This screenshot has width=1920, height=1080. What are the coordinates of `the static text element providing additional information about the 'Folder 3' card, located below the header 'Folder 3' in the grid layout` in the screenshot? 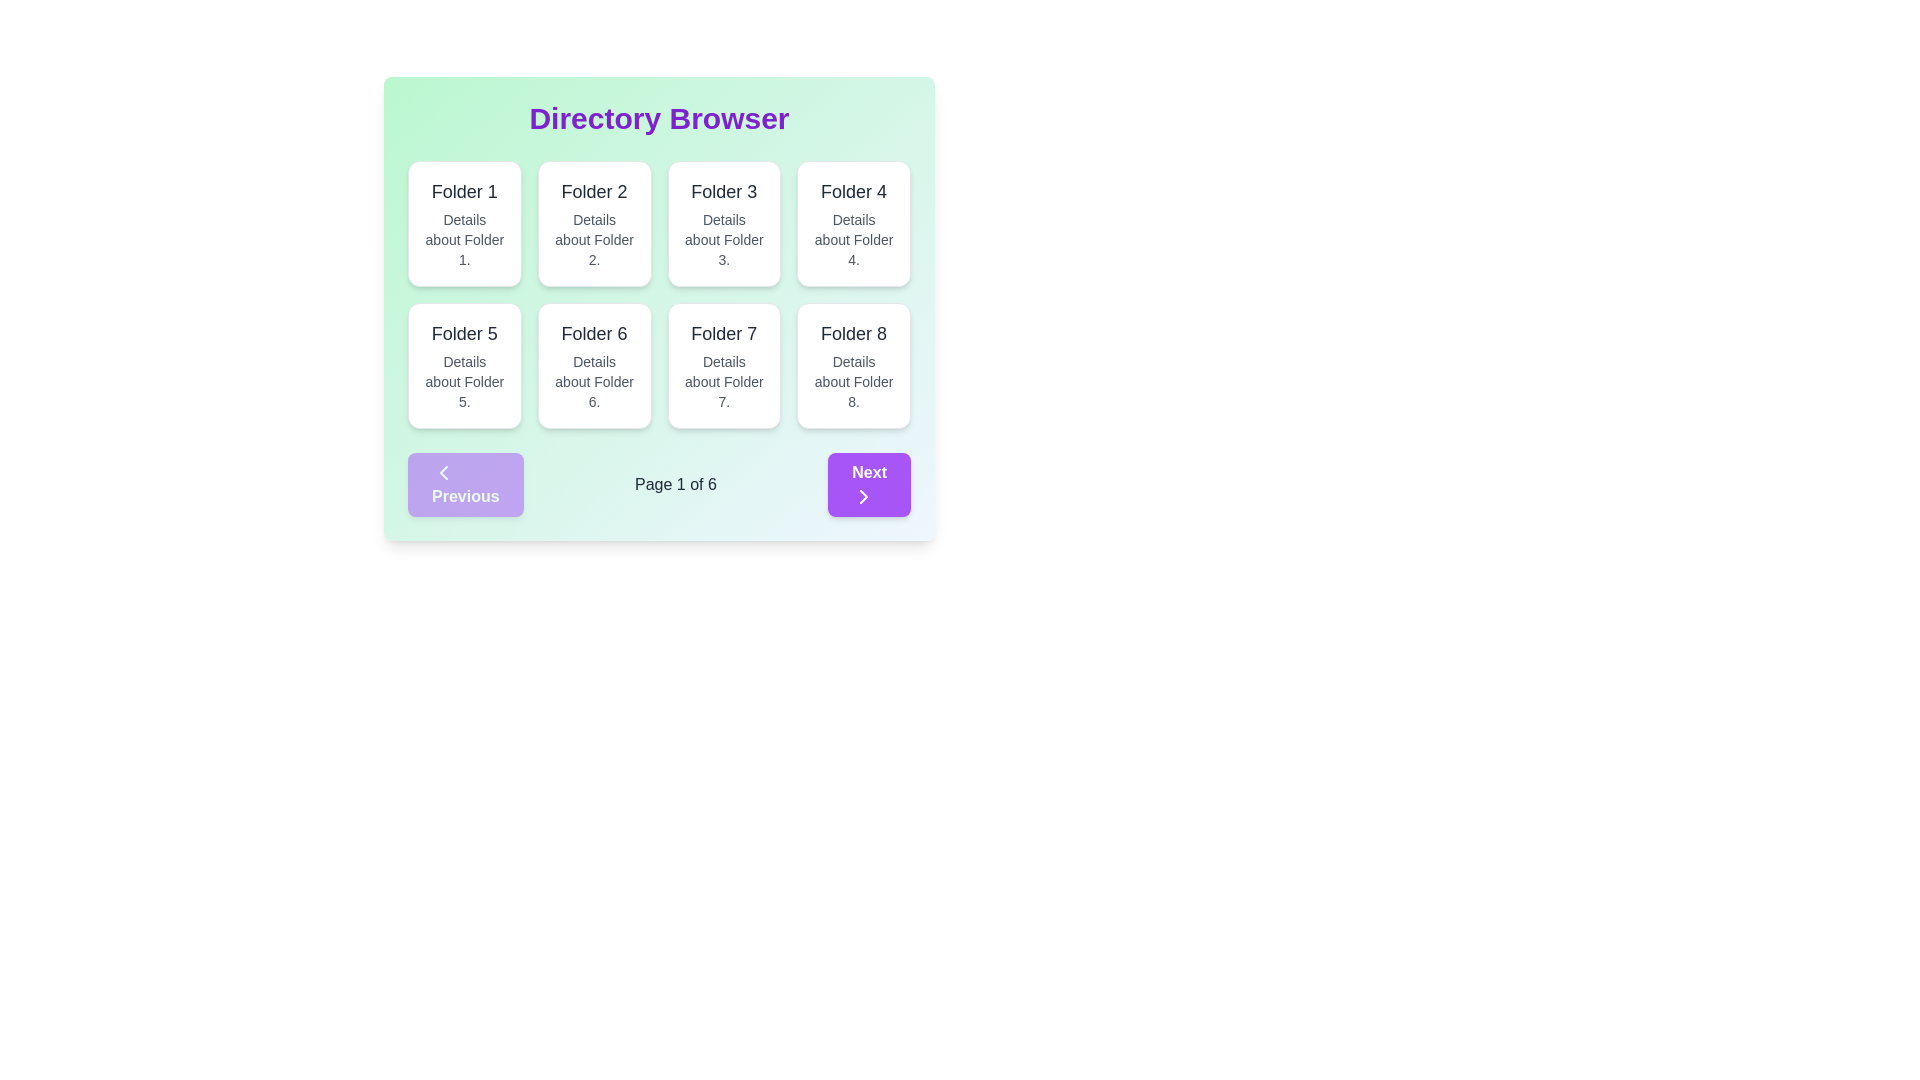 It's located at (723, 238).